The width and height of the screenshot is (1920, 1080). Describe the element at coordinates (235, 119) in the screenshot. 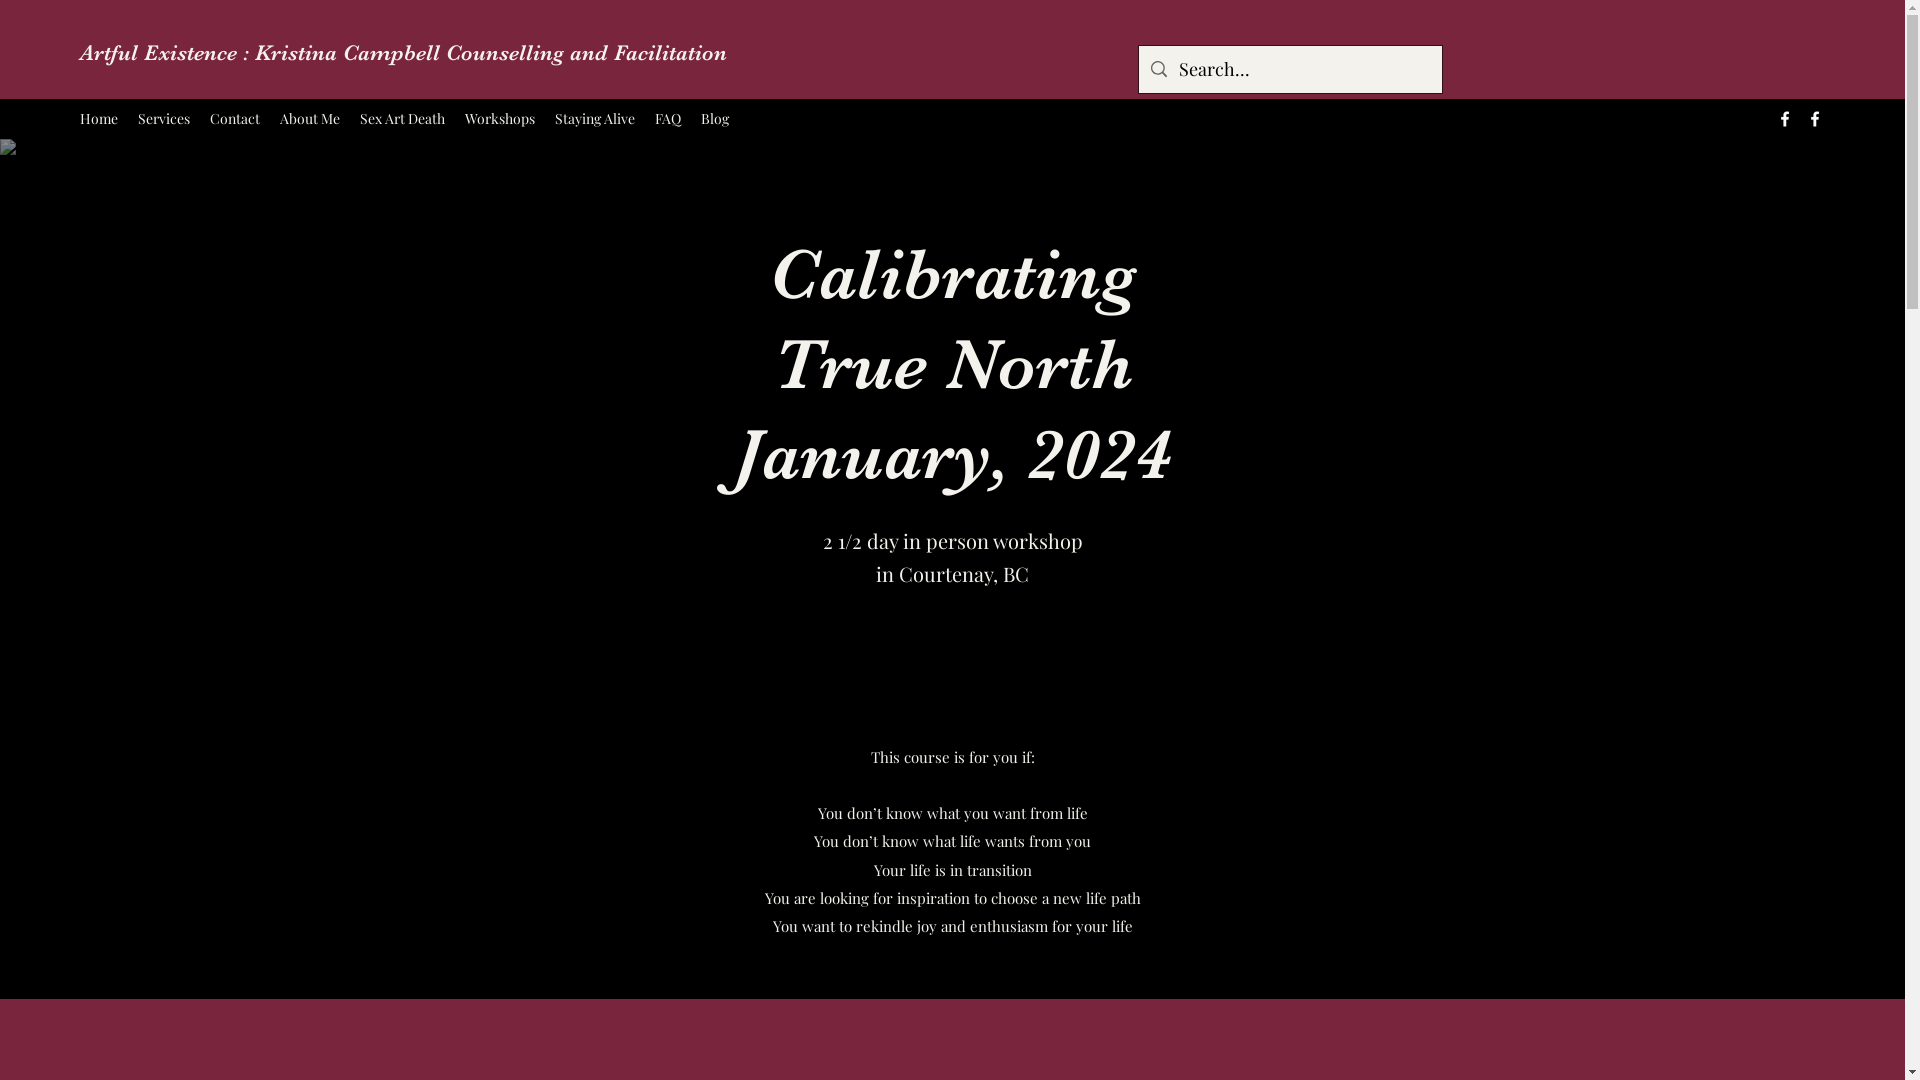

I see `'Contact'` at that location.